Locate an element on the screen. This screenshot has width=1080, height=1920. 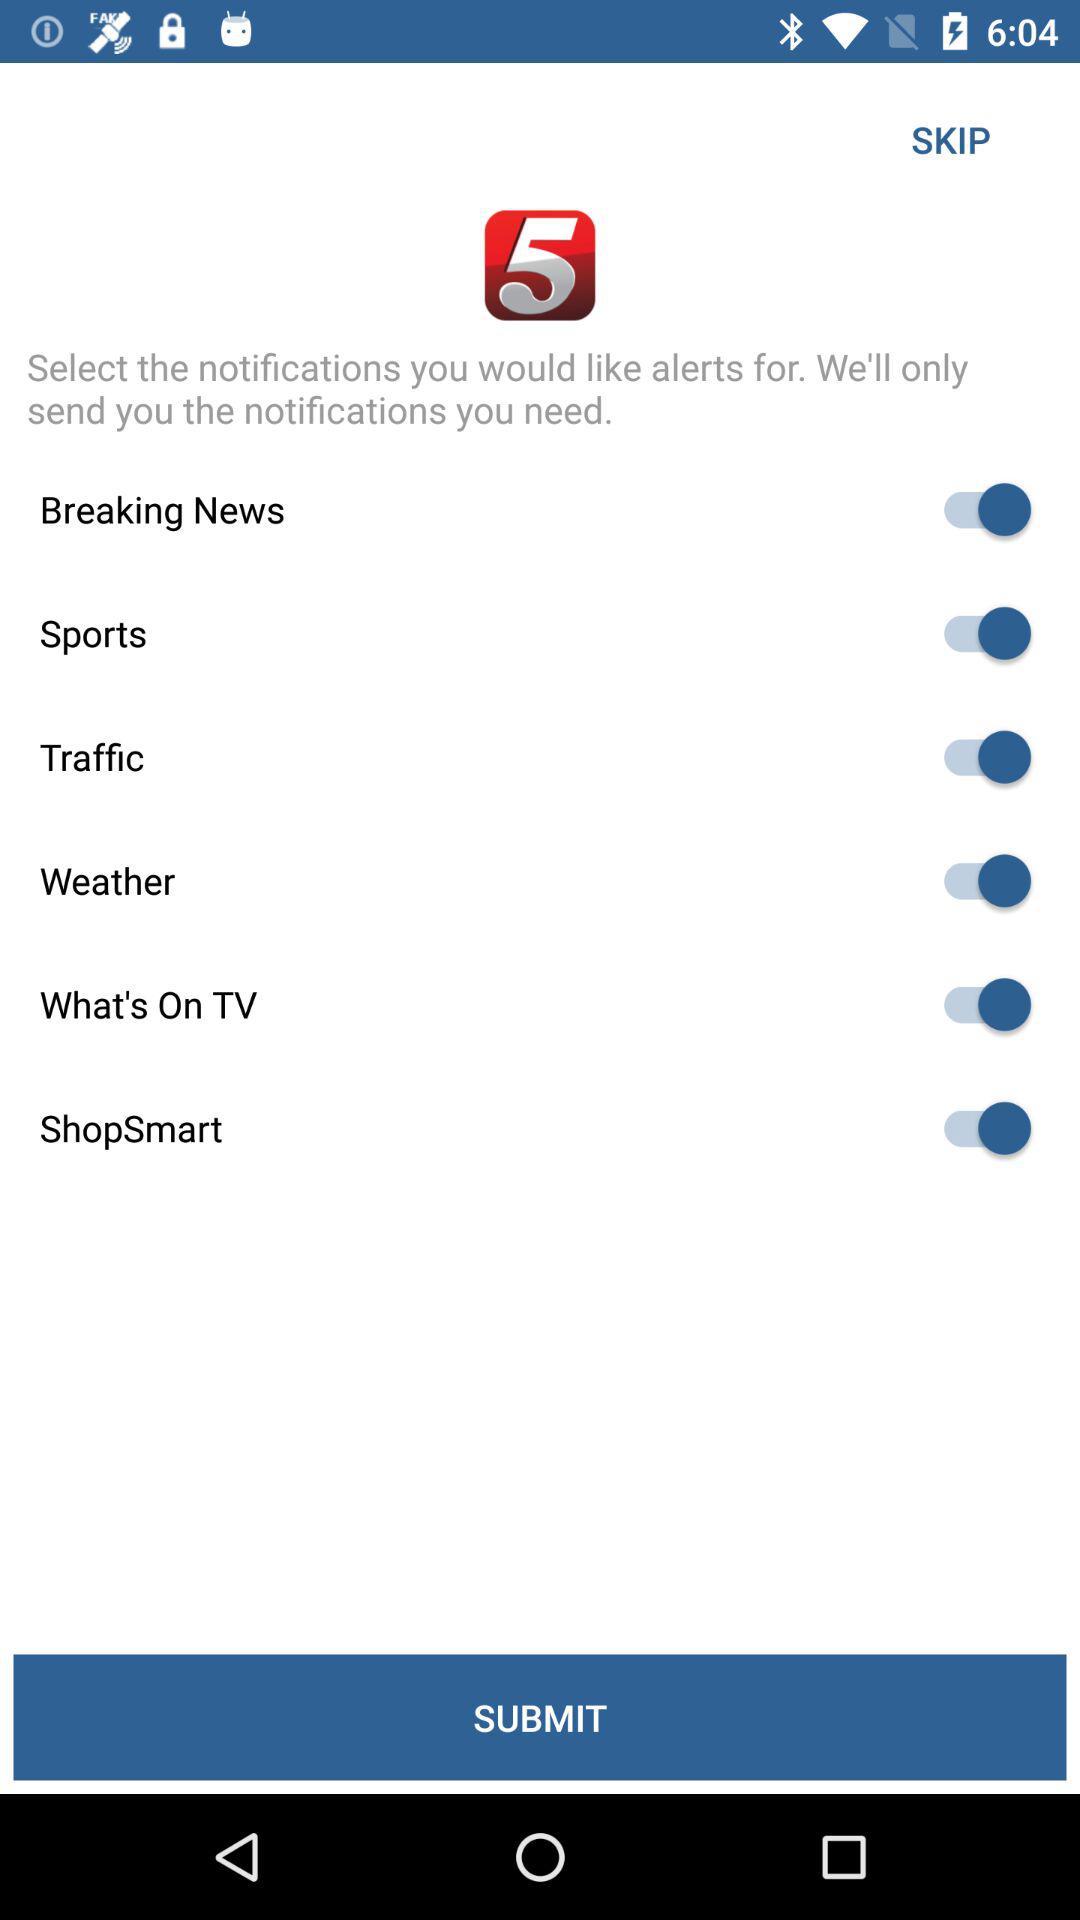
breaking news option is located at coordinates (977, 509).